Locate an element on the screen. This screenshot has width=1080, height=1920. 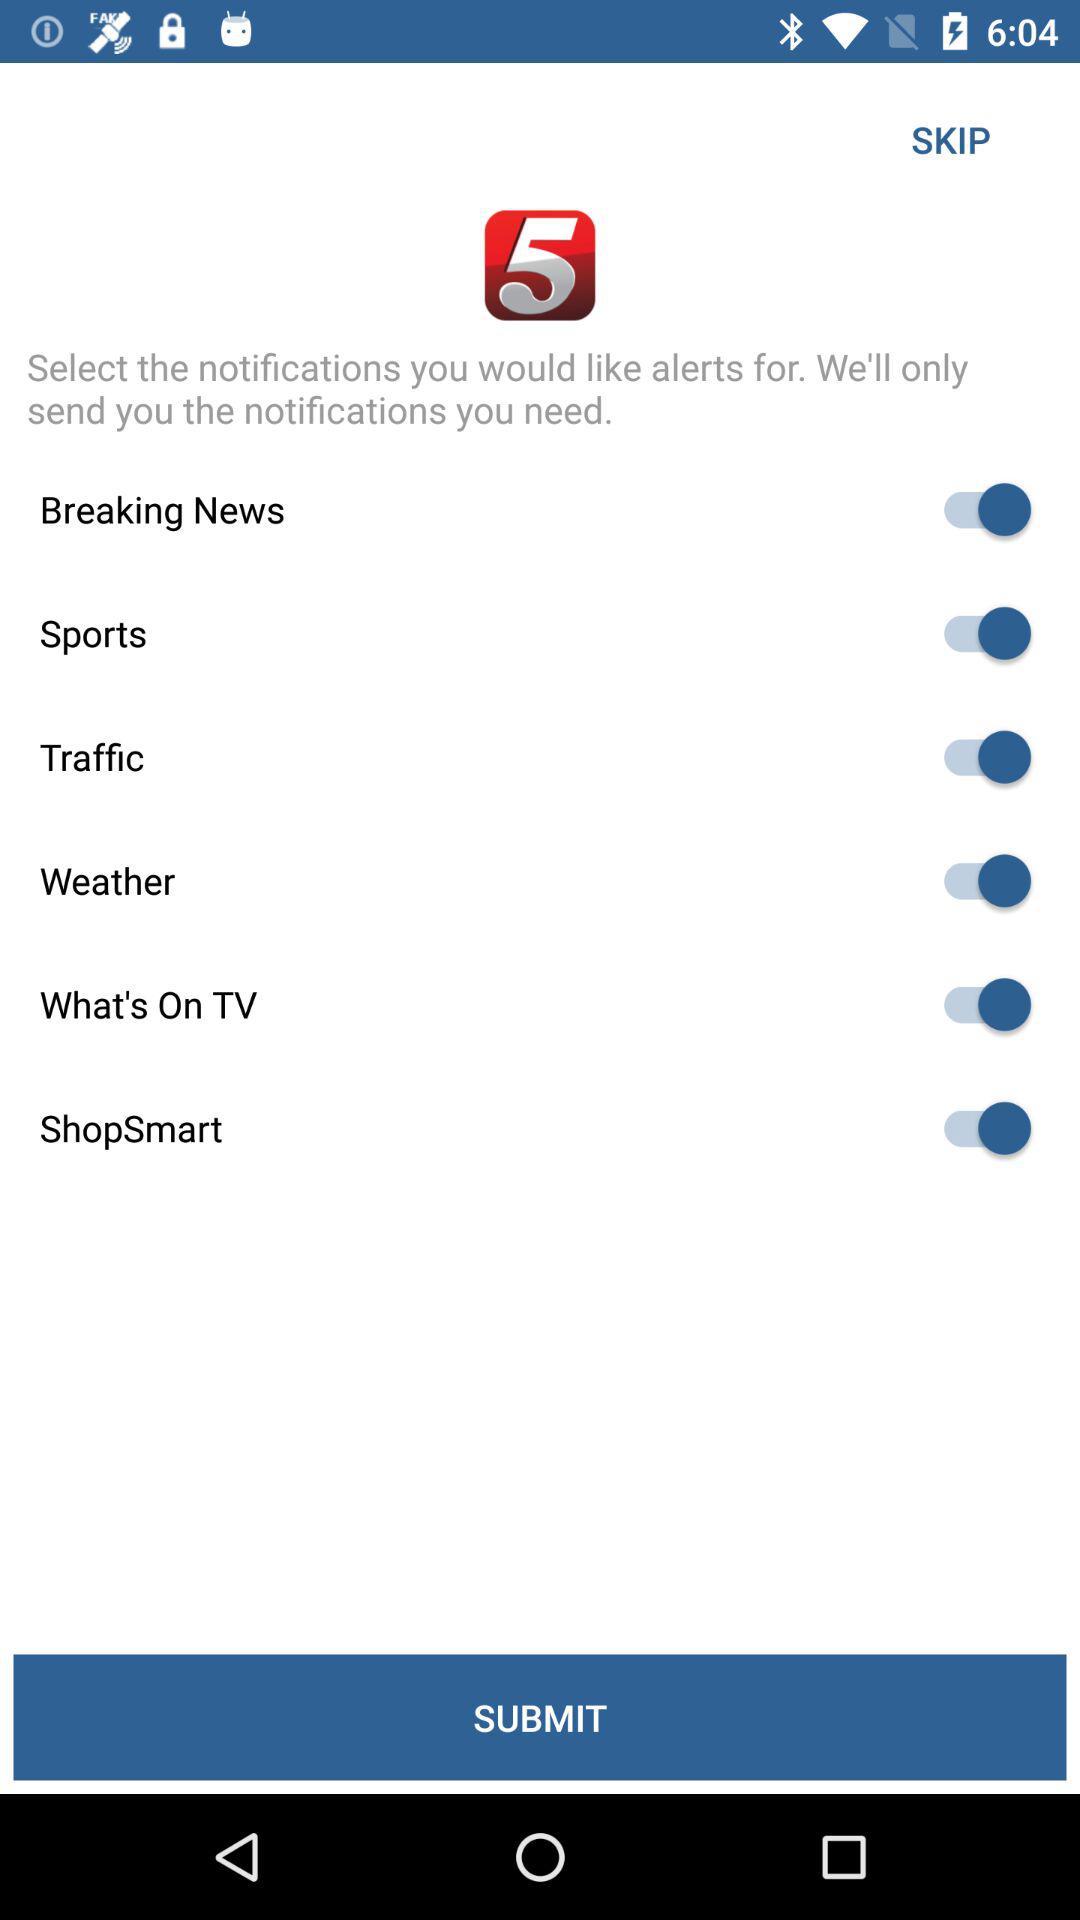
breaking news option is located at coordinates (977, 509).